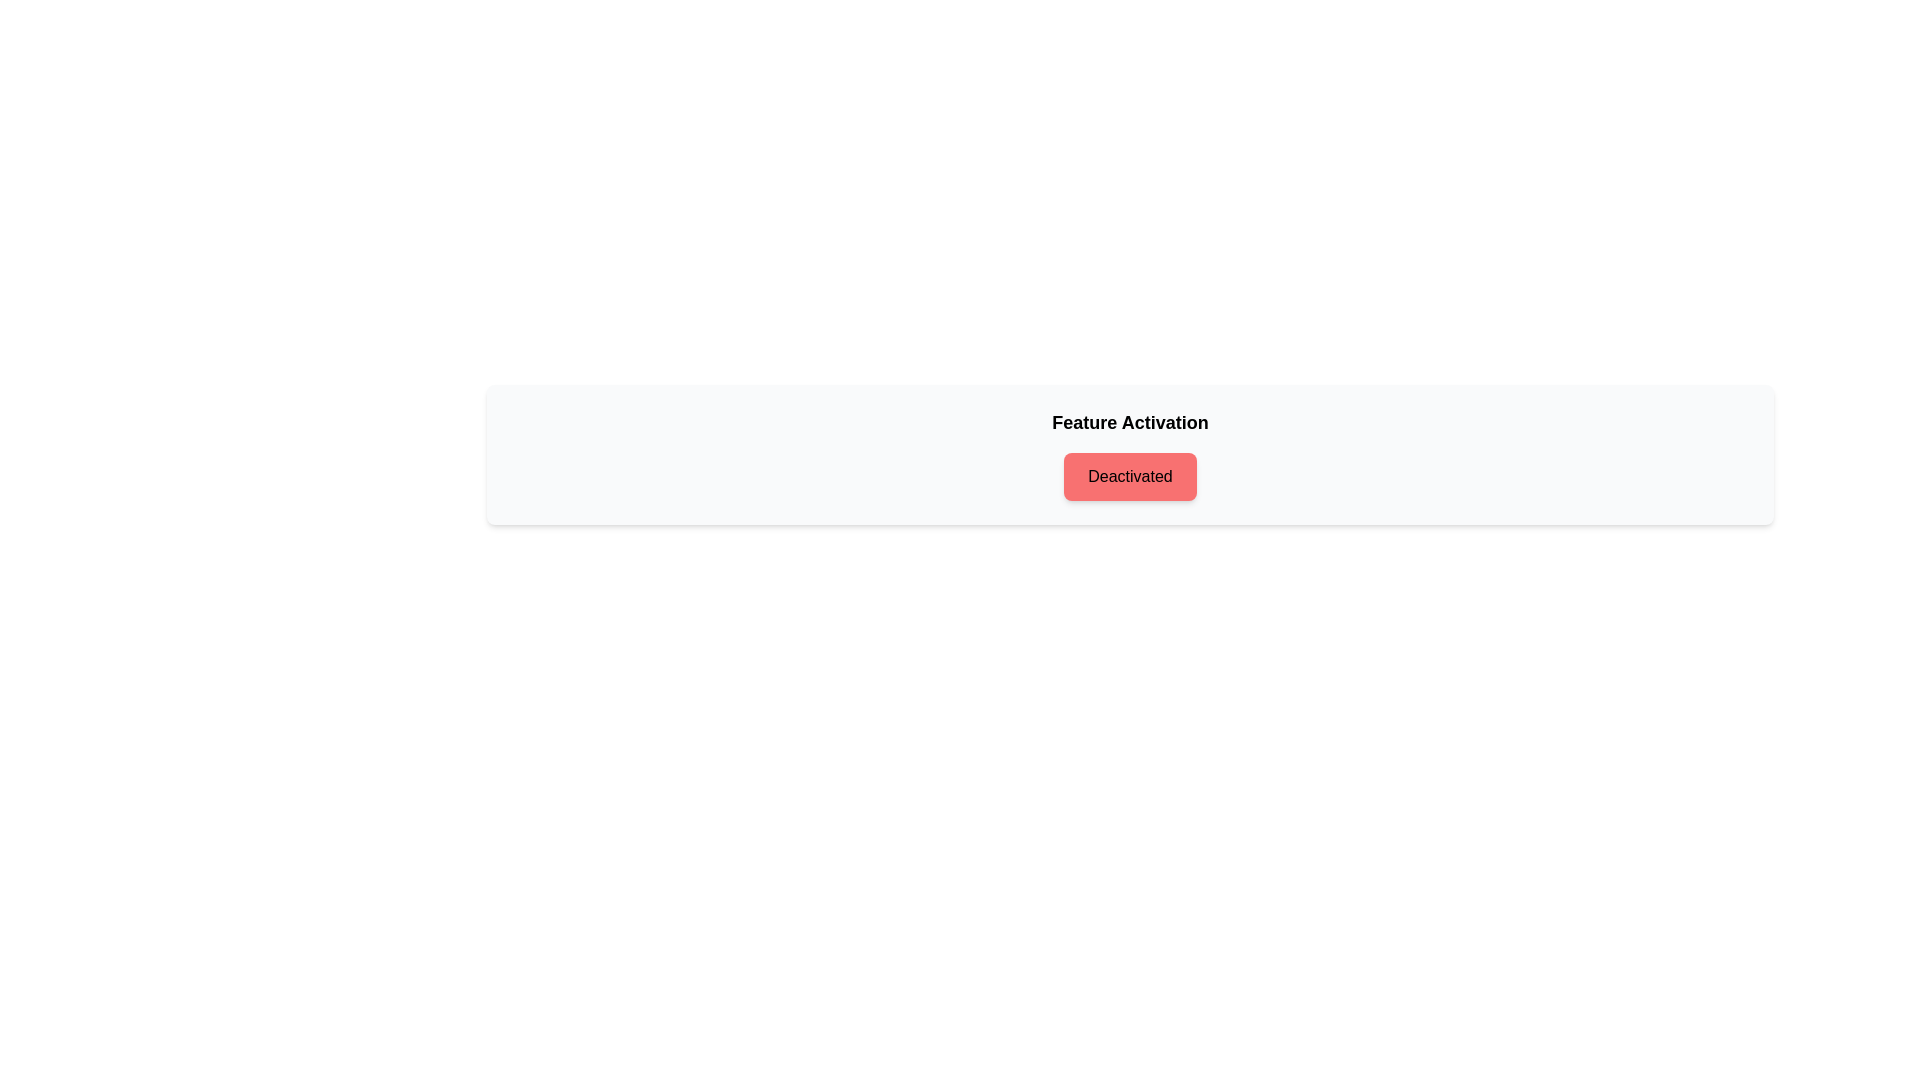  Describe the element at coordinates (1130, 477) in the screenshot. I see `the button to toggle its status` at that location.